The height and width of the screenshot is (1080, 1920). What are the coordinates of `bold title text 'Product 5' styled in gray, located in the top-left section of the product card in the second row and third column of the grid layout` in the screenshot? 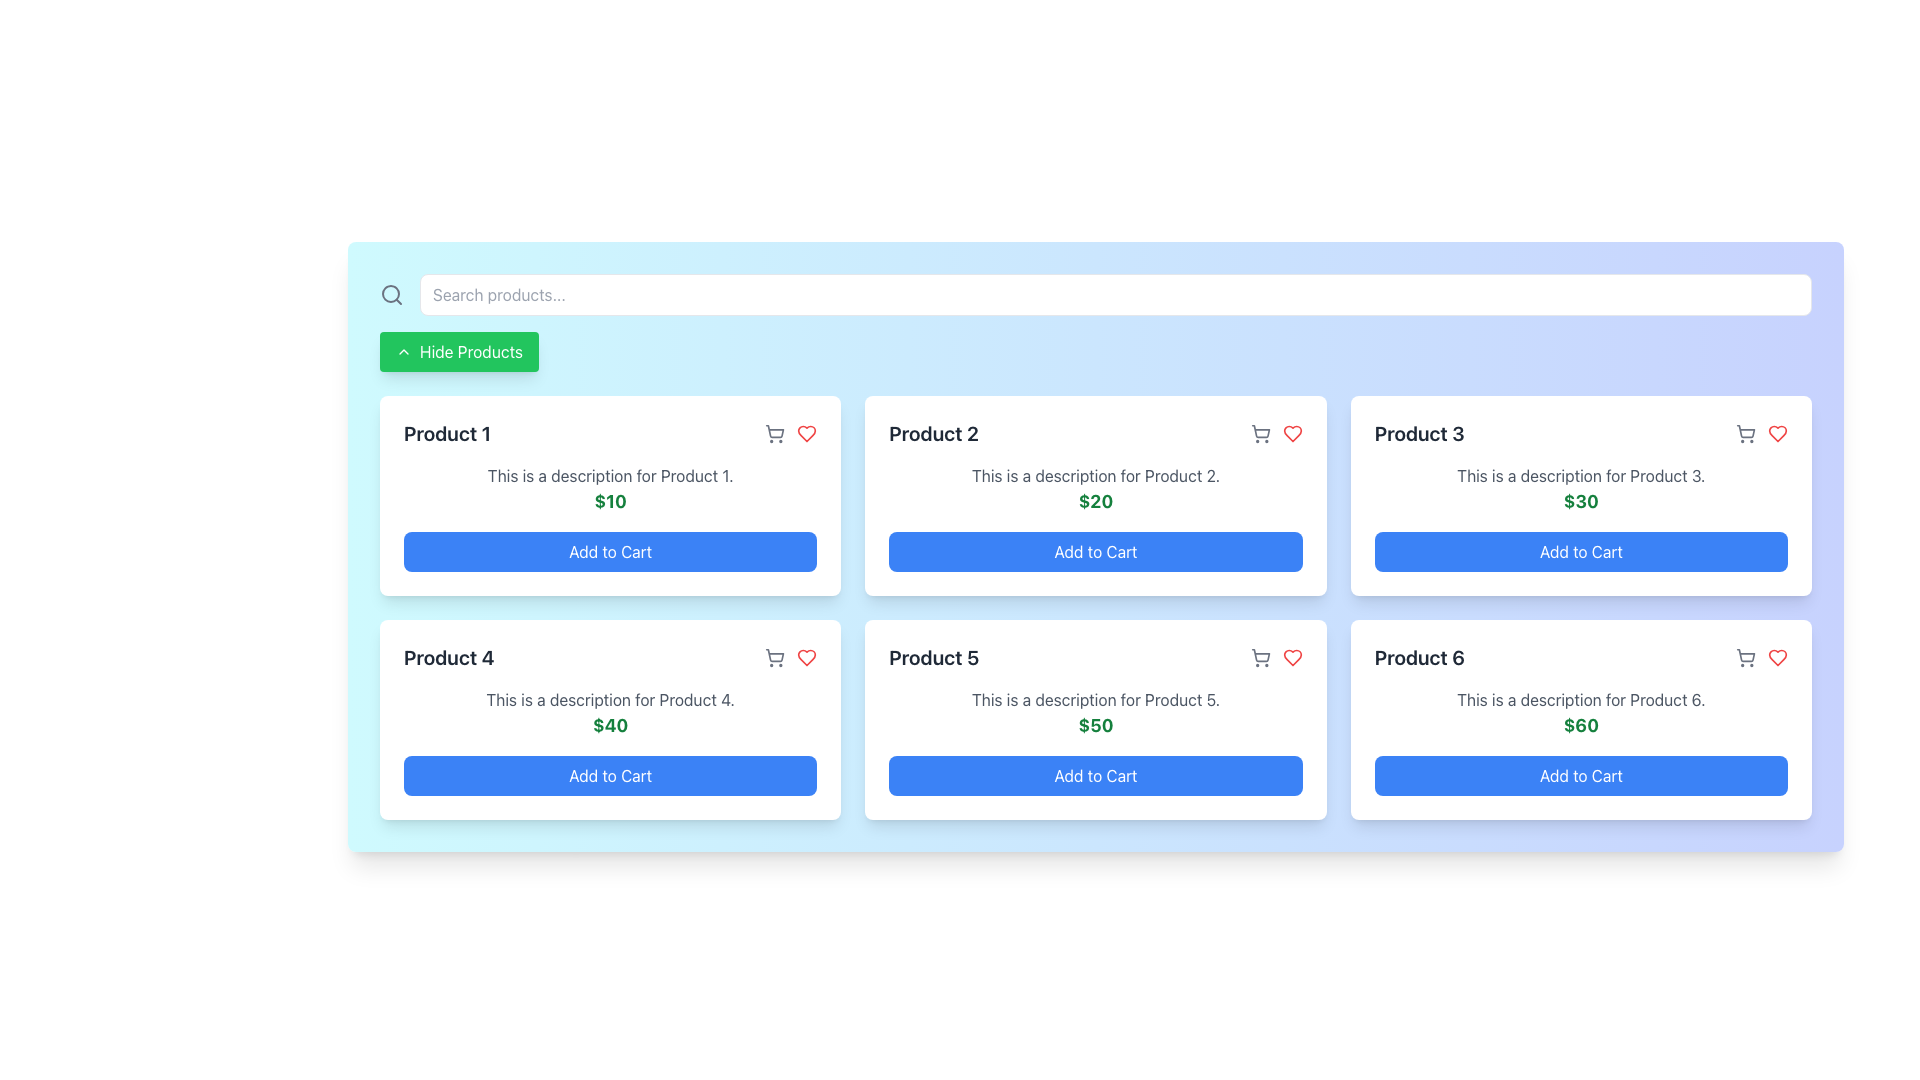 It's located at (933, 658).